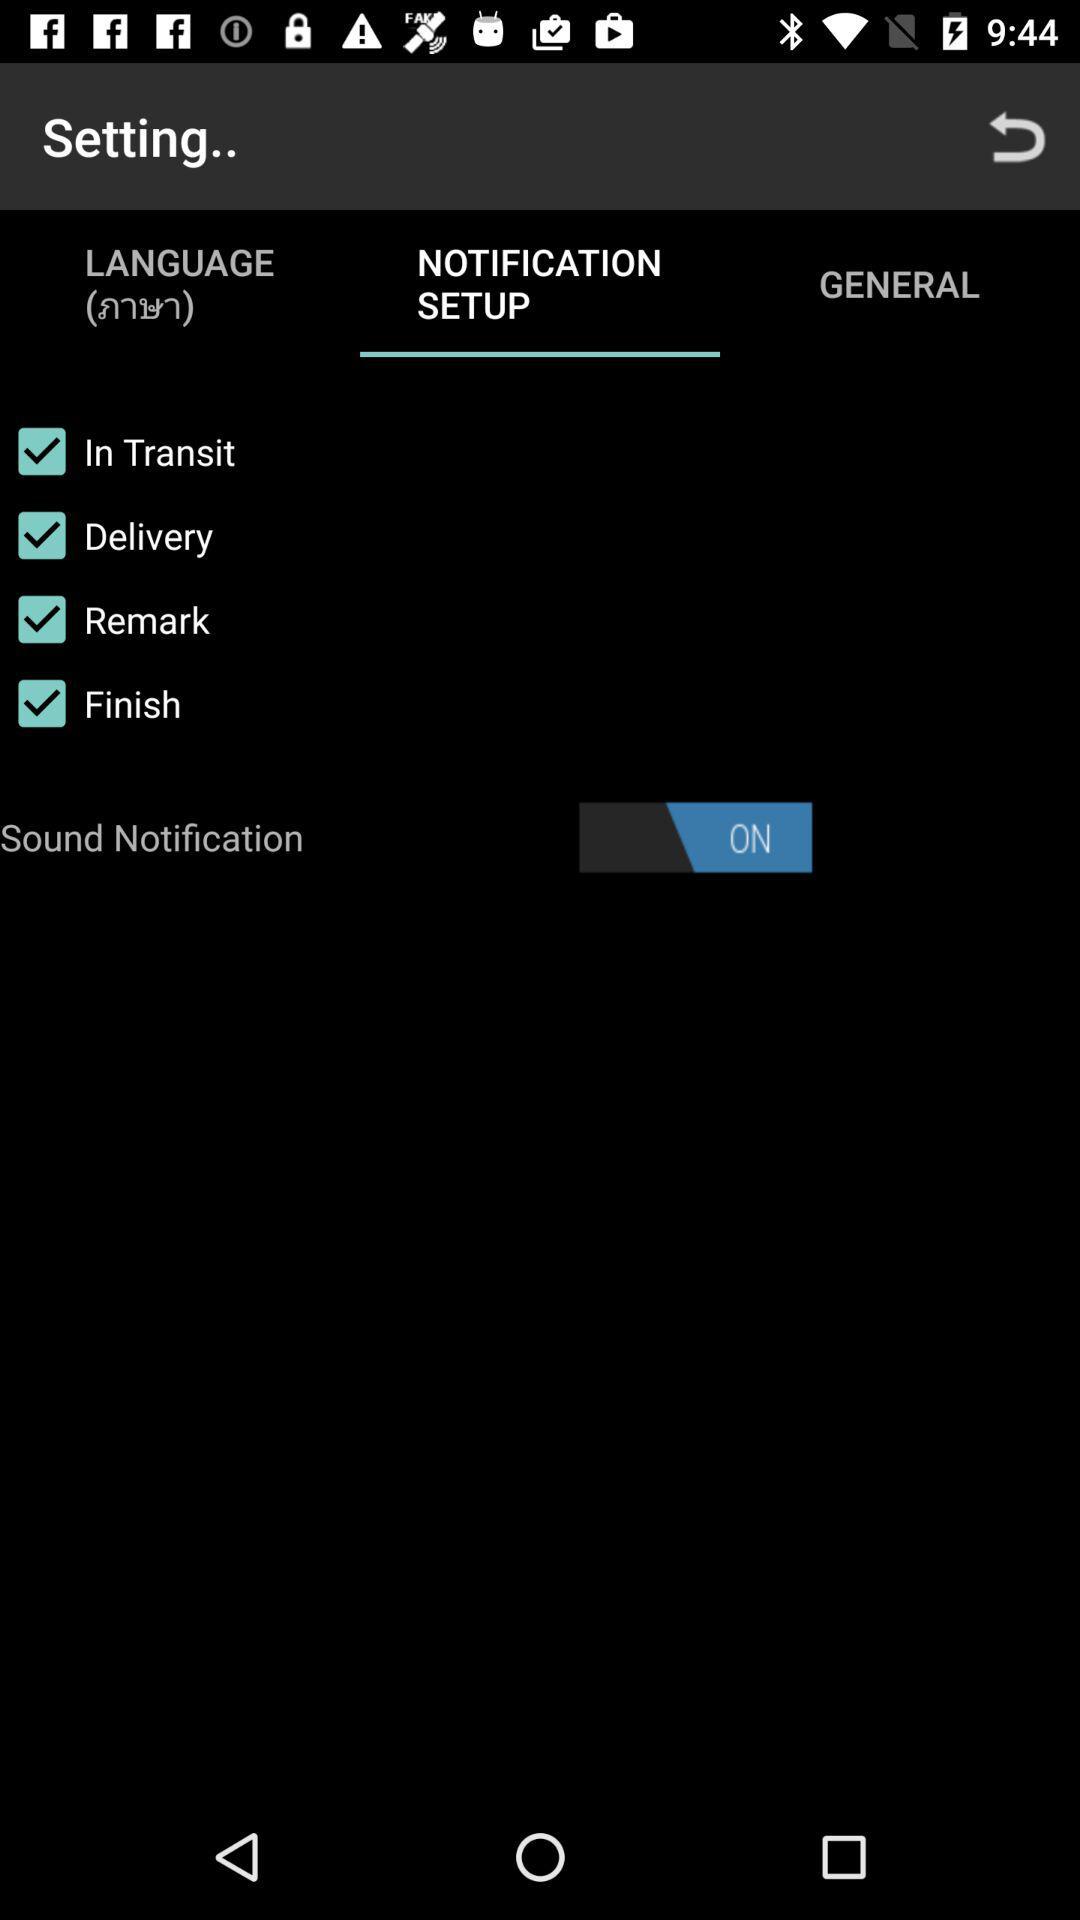 The width and height of the screenshot is (1080, 1920). I want to click on remark item, so click(104, 618).